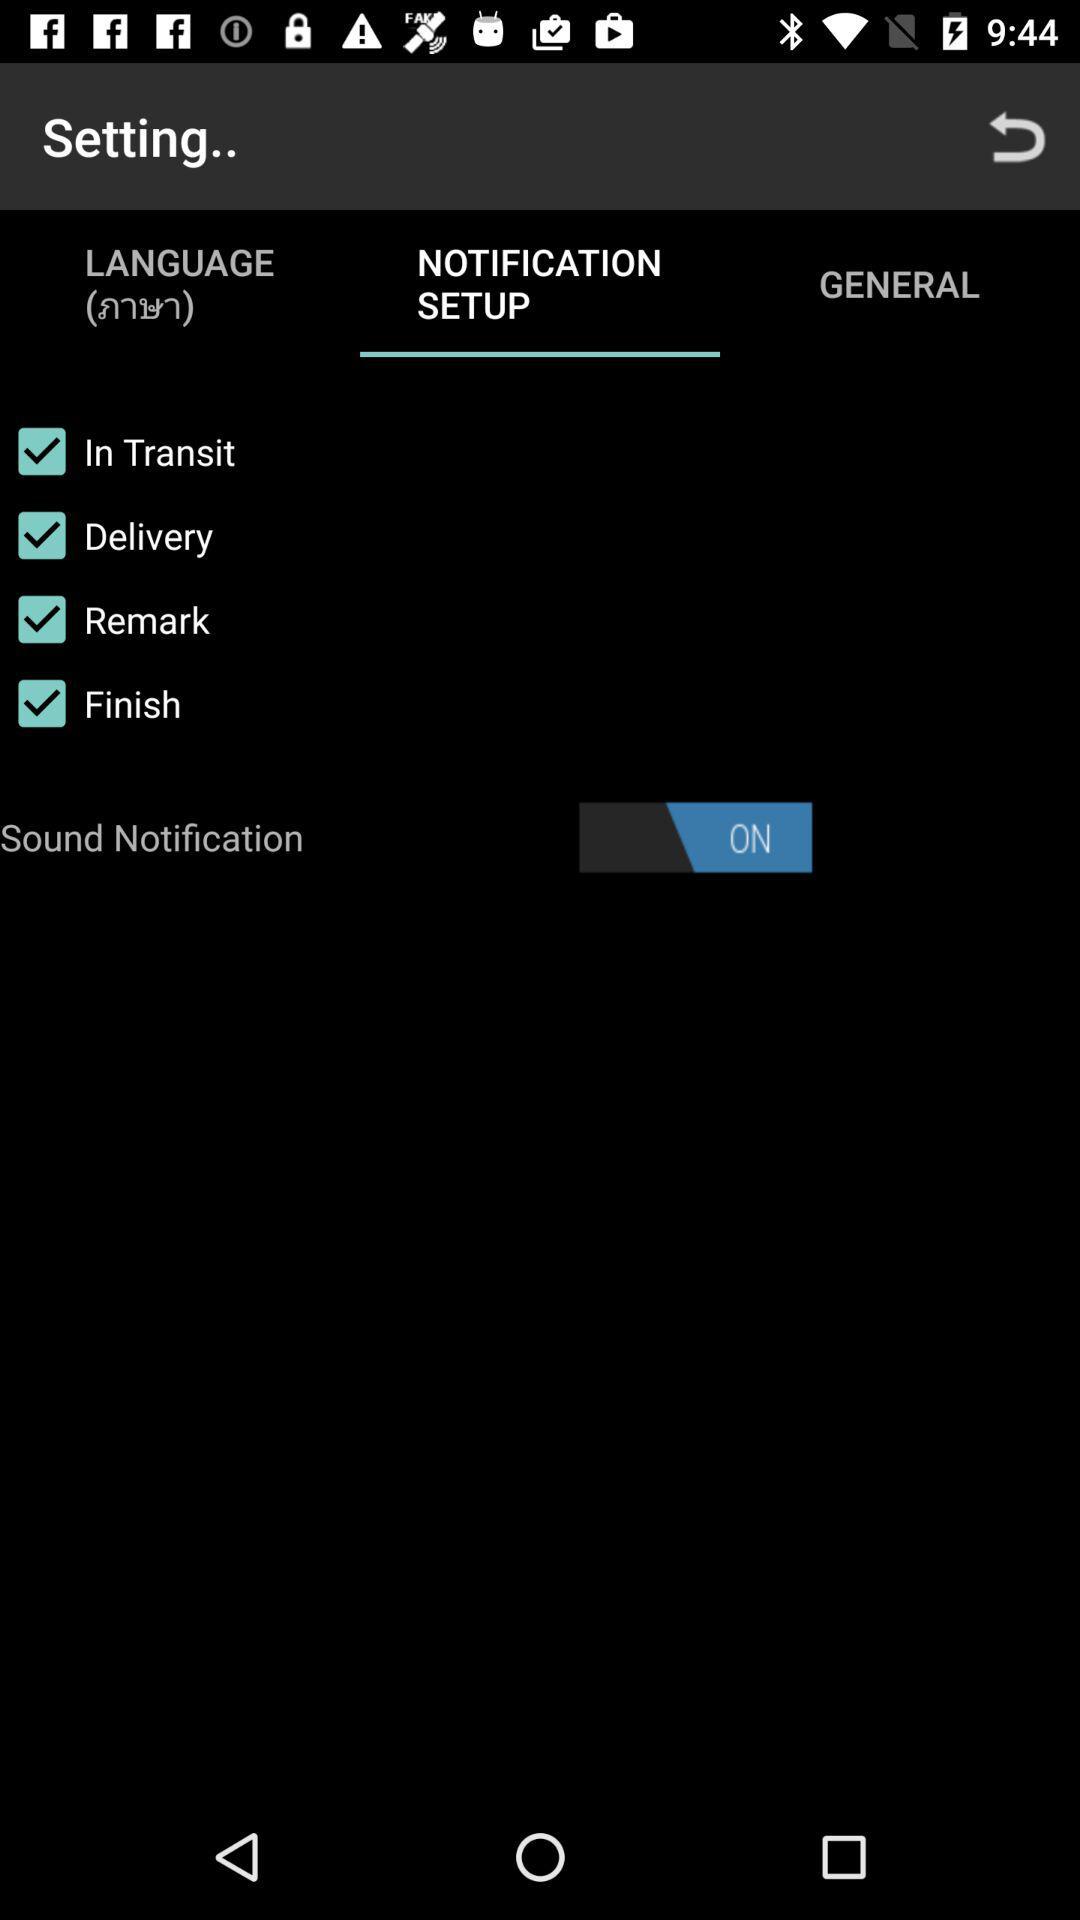 The width and height of the screenshot is (1080, 1920). I want to click on remark item, so click(104, 618).